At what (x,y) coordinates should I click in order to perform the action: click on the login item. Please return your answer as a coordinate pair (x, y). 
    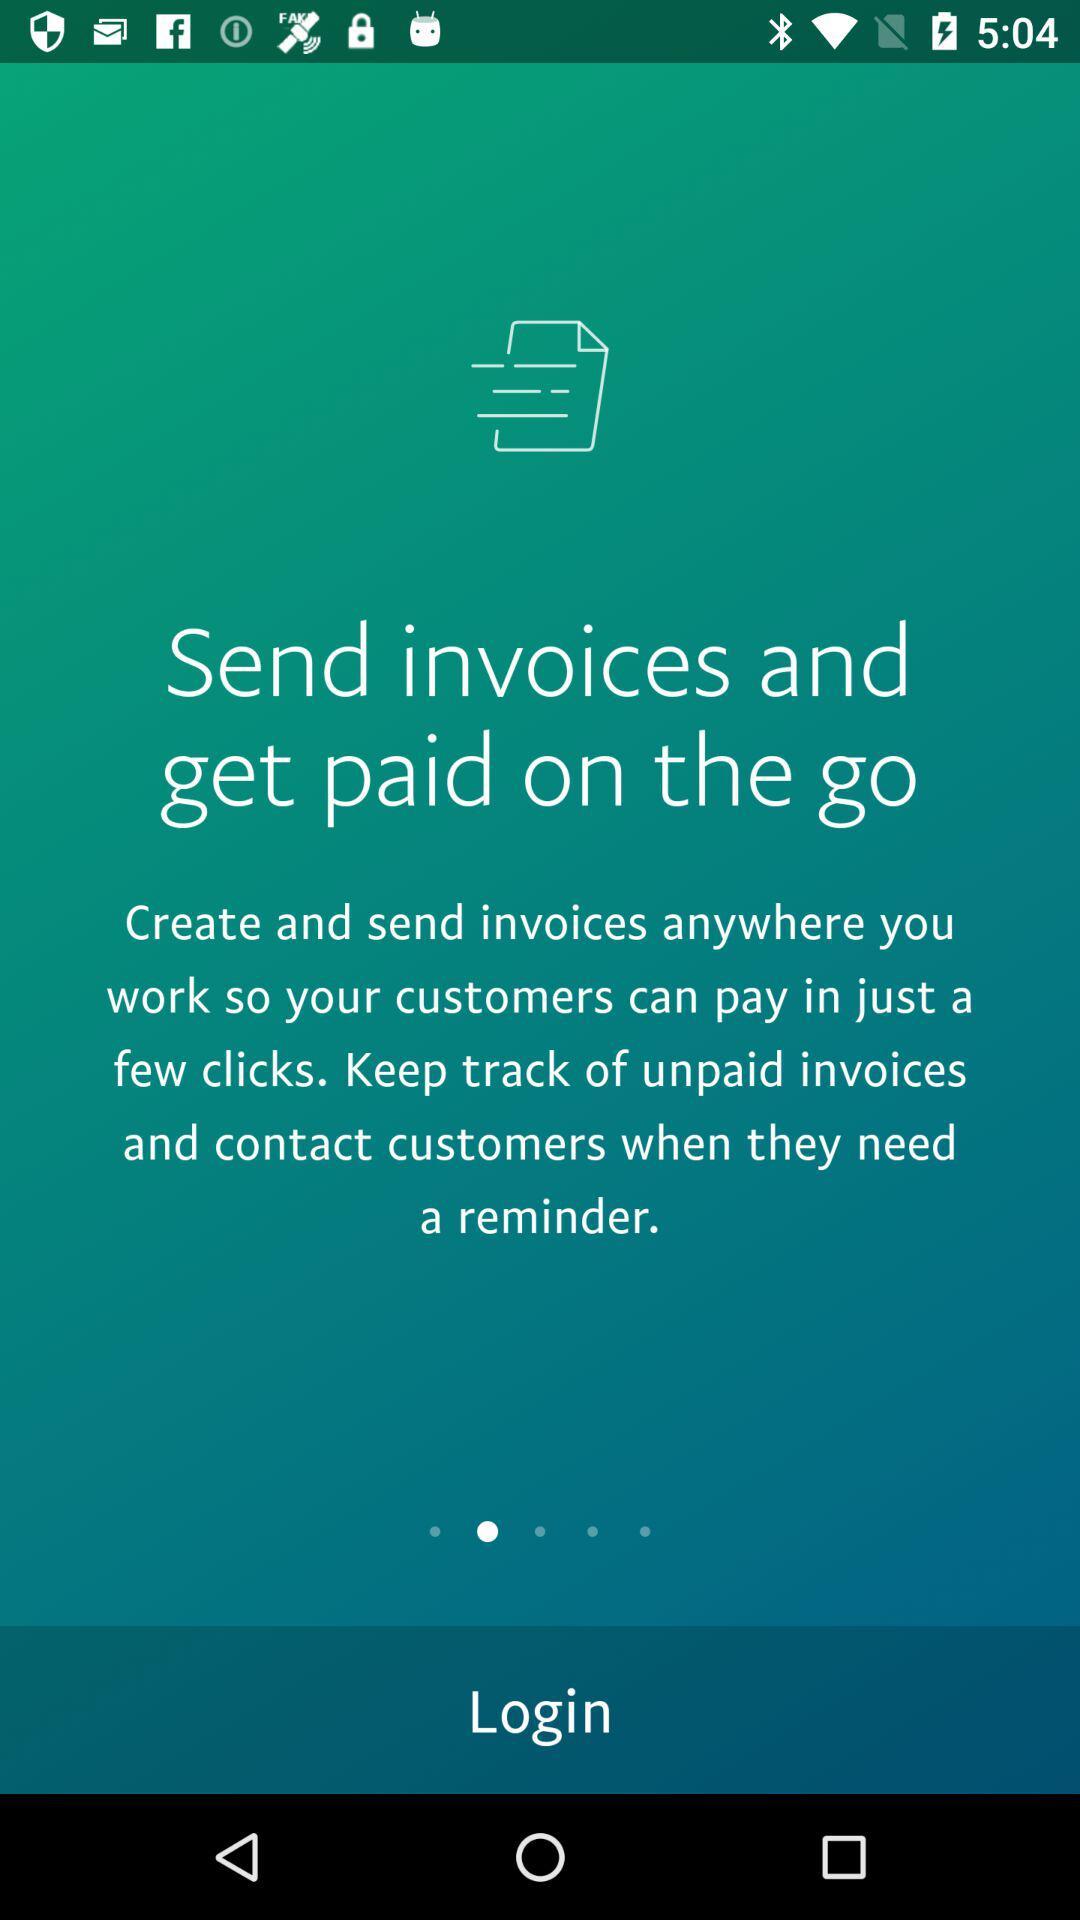
    Looking at the image, I should click on (540, 1708).